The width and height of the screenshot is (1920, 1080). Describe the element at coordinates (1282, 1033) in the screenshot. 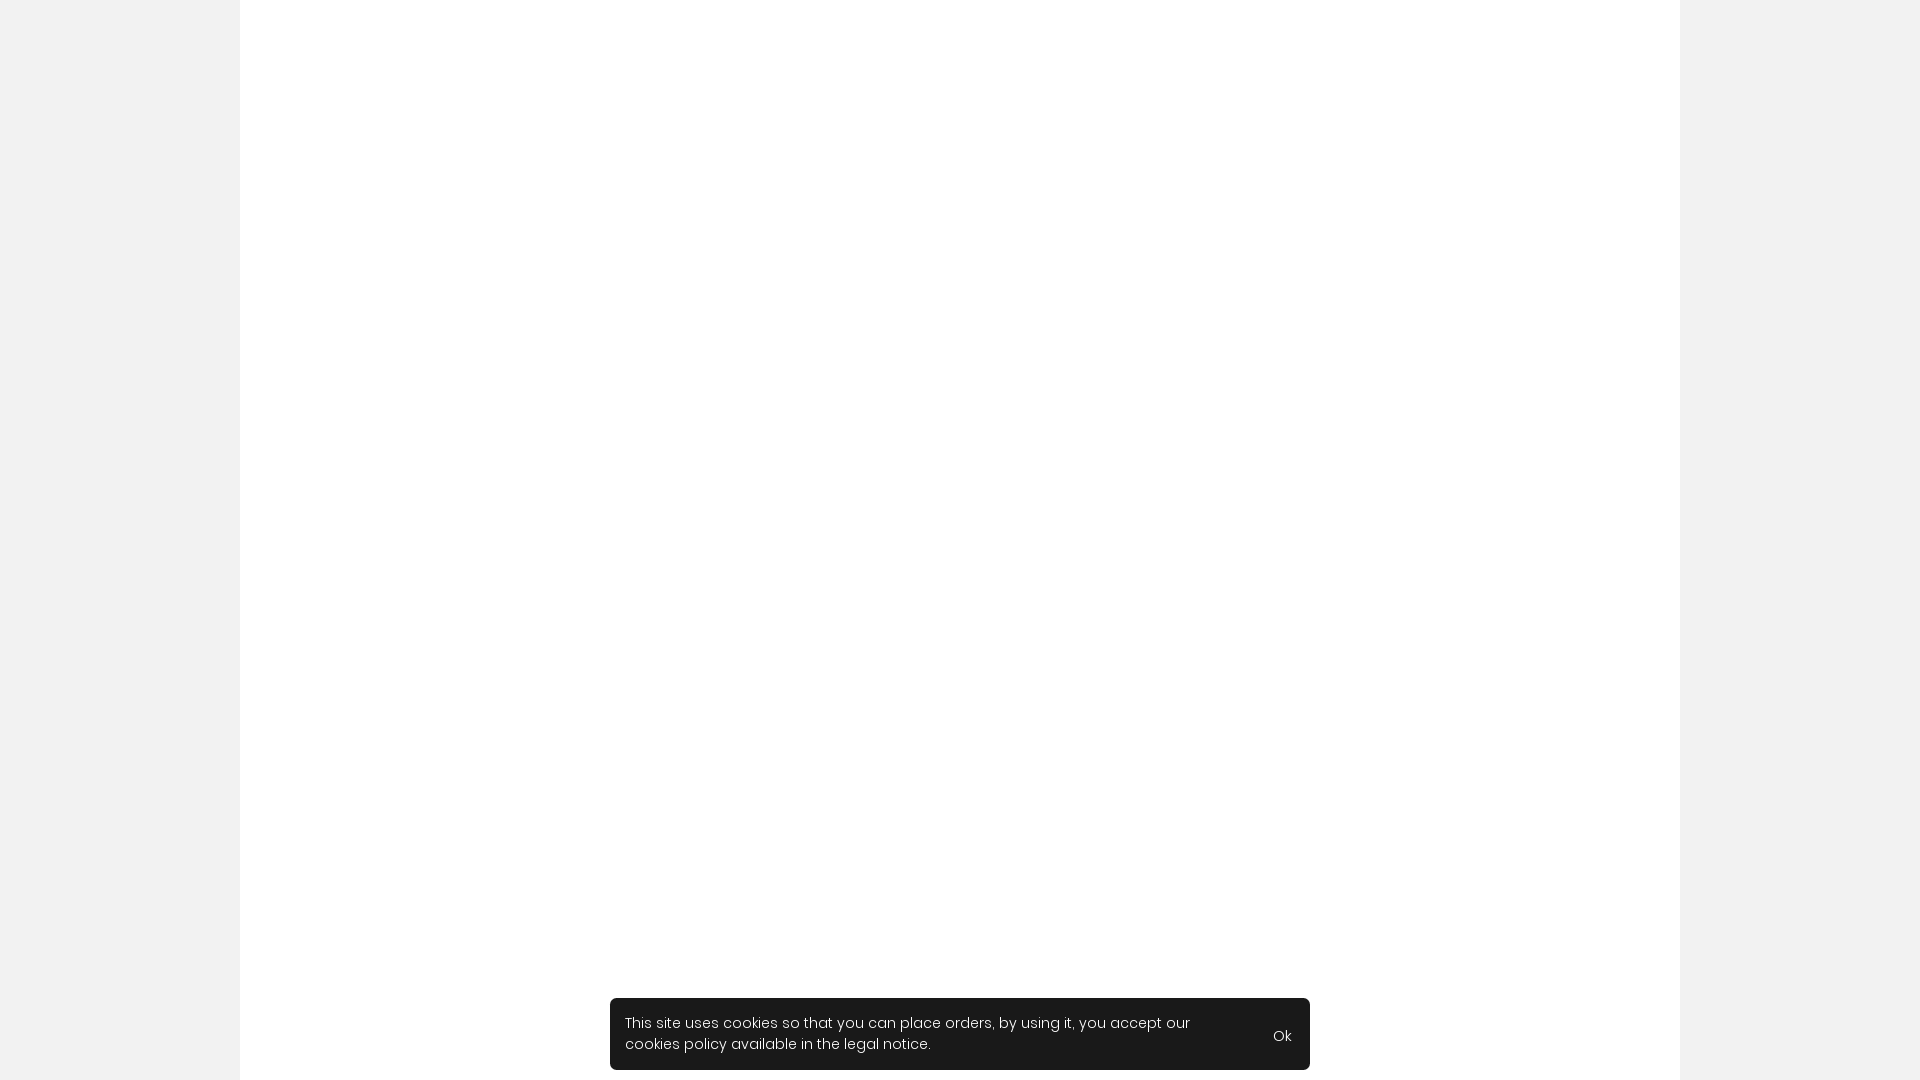

I see `'Ok'` at that location.